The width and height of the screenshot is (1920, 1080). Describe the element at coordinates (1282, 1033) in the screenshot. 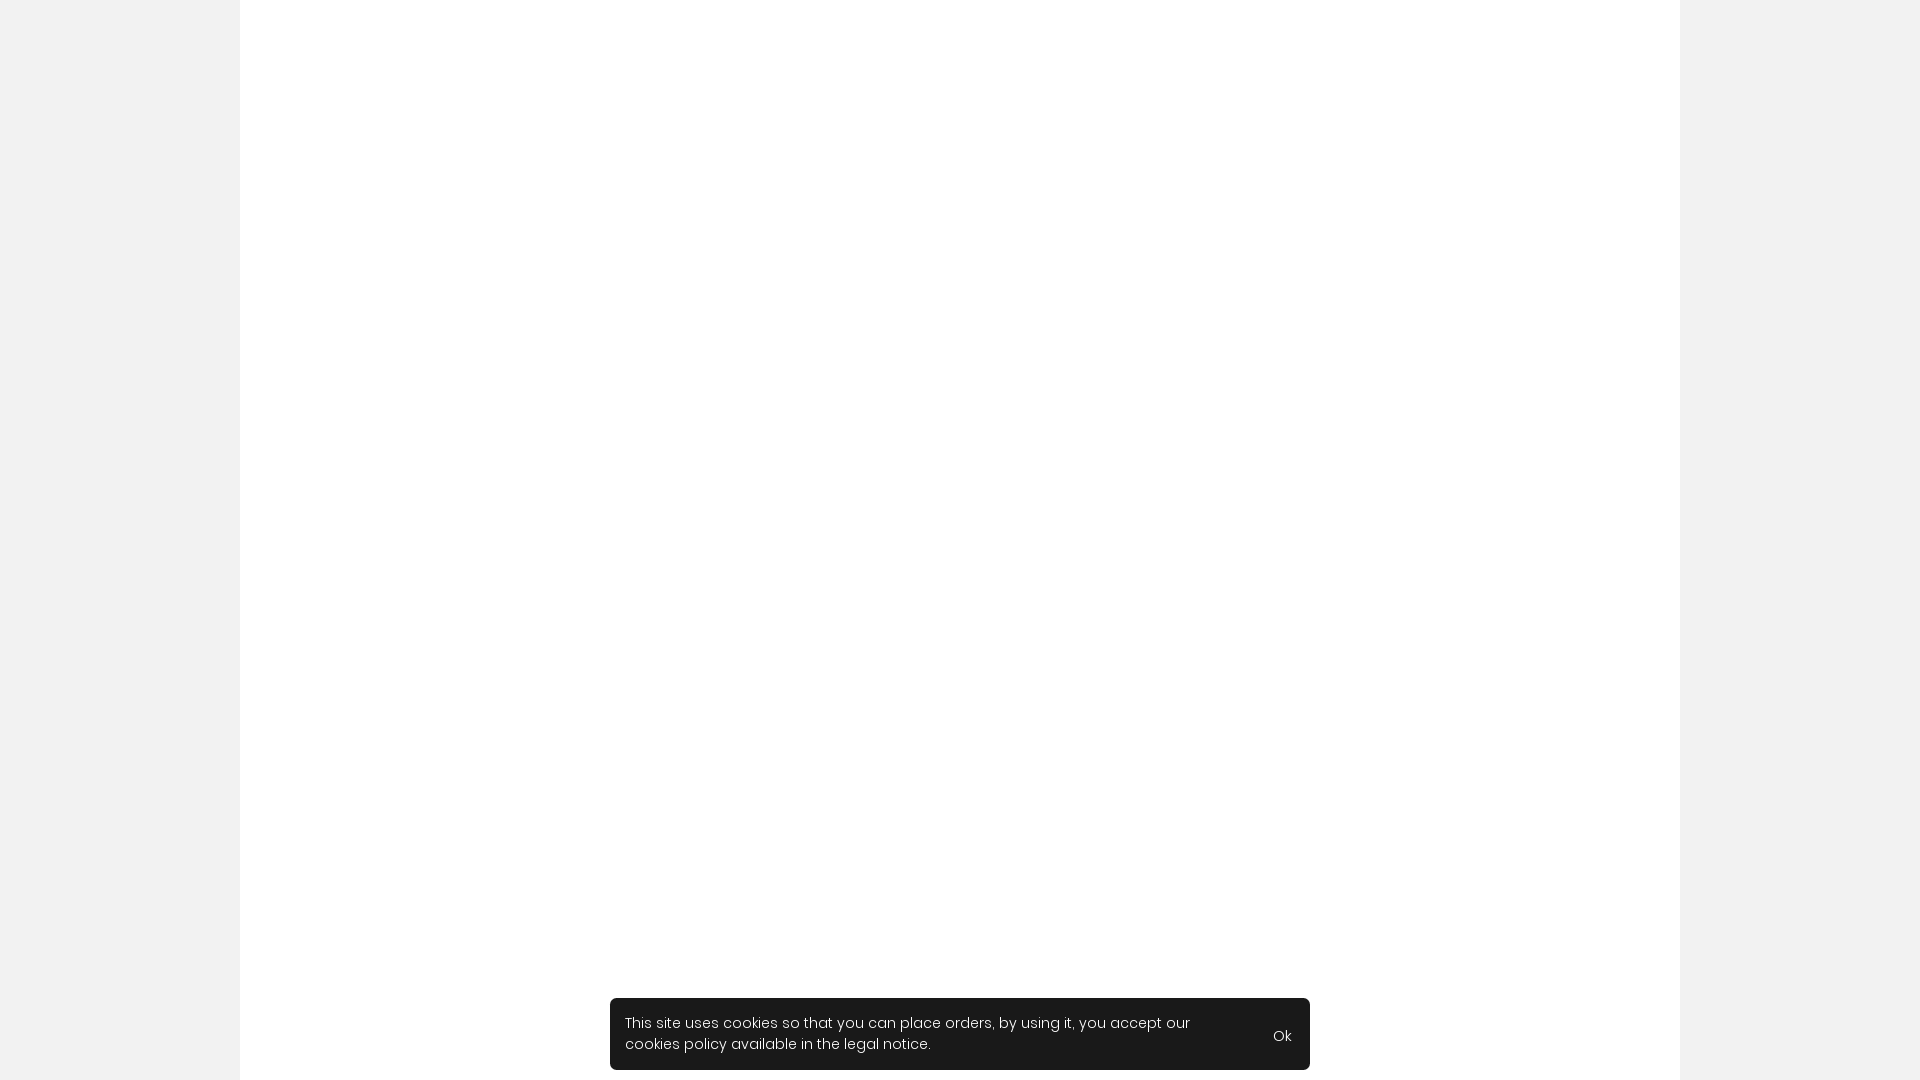

I see `'Ok'` at that location.